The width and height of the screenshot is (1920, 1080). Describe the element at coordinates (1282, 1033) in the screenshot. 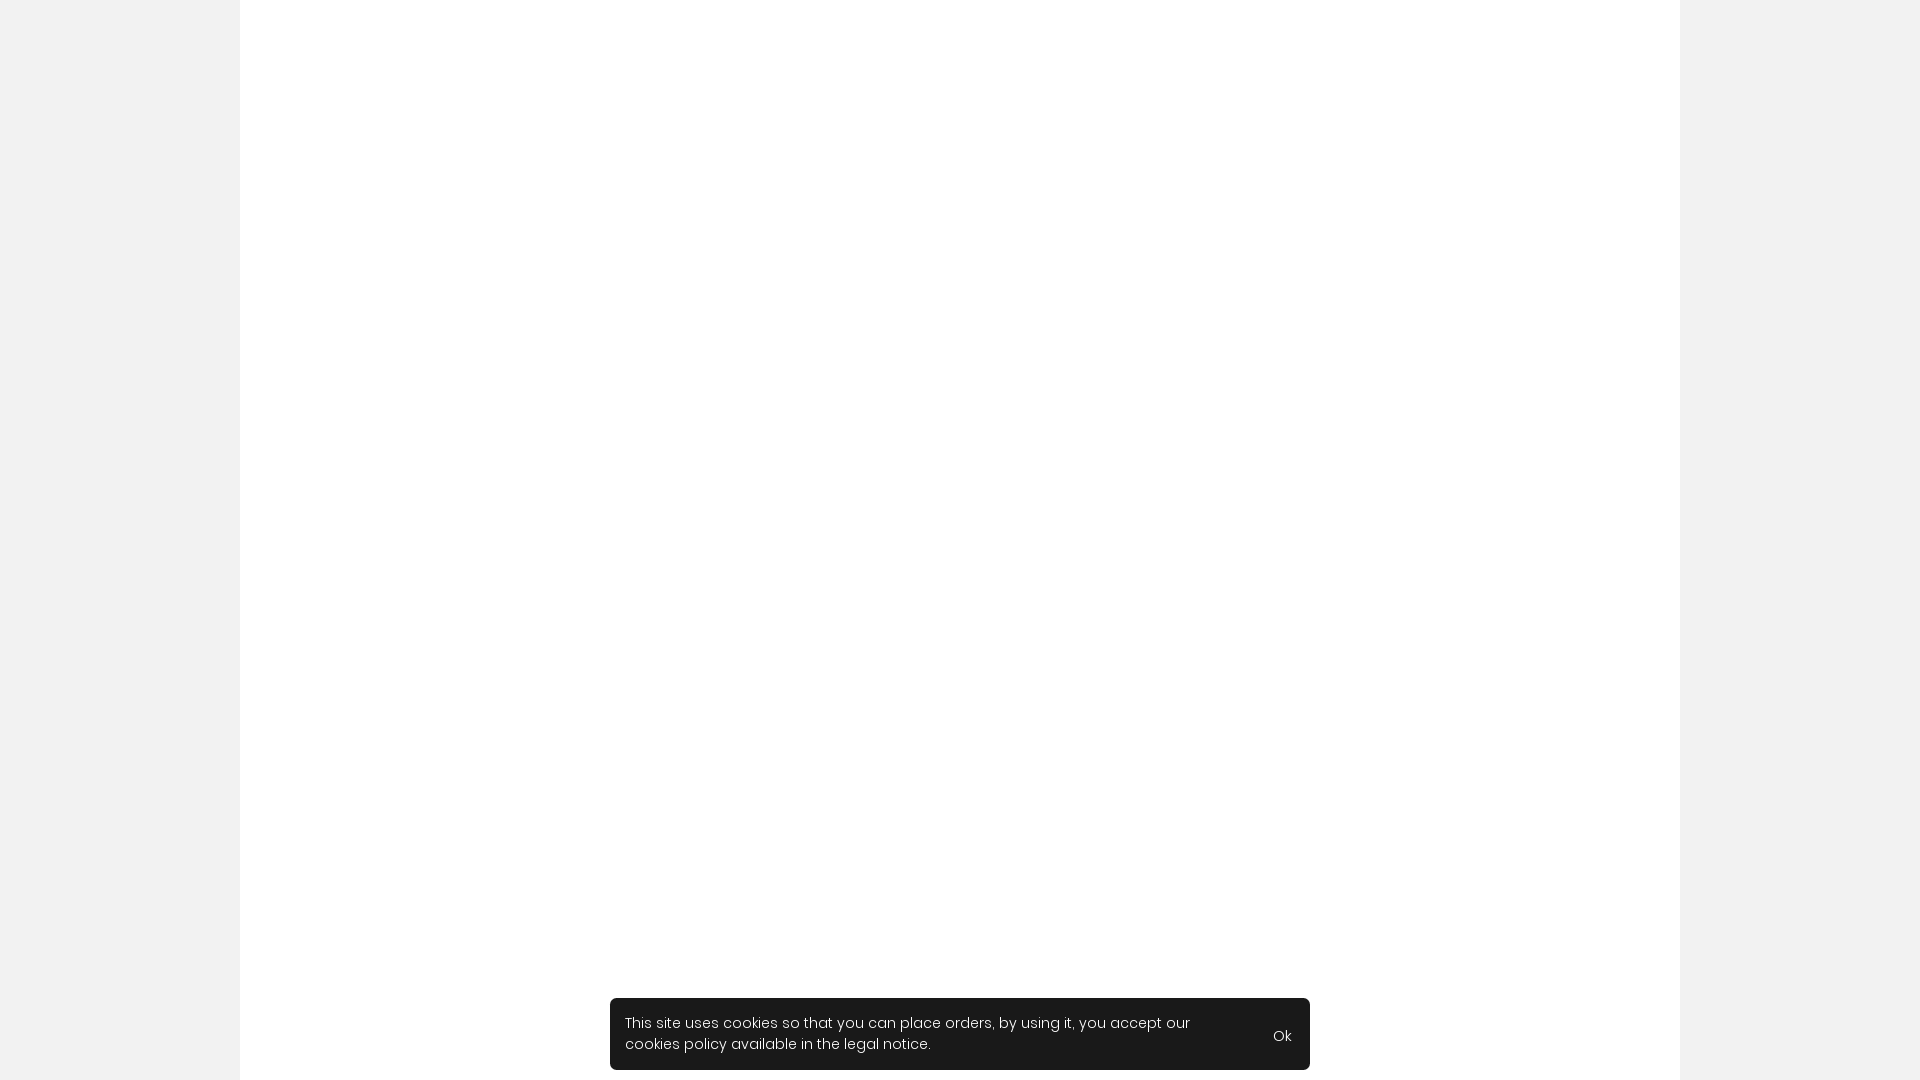

I see `'Ok'` at that location.